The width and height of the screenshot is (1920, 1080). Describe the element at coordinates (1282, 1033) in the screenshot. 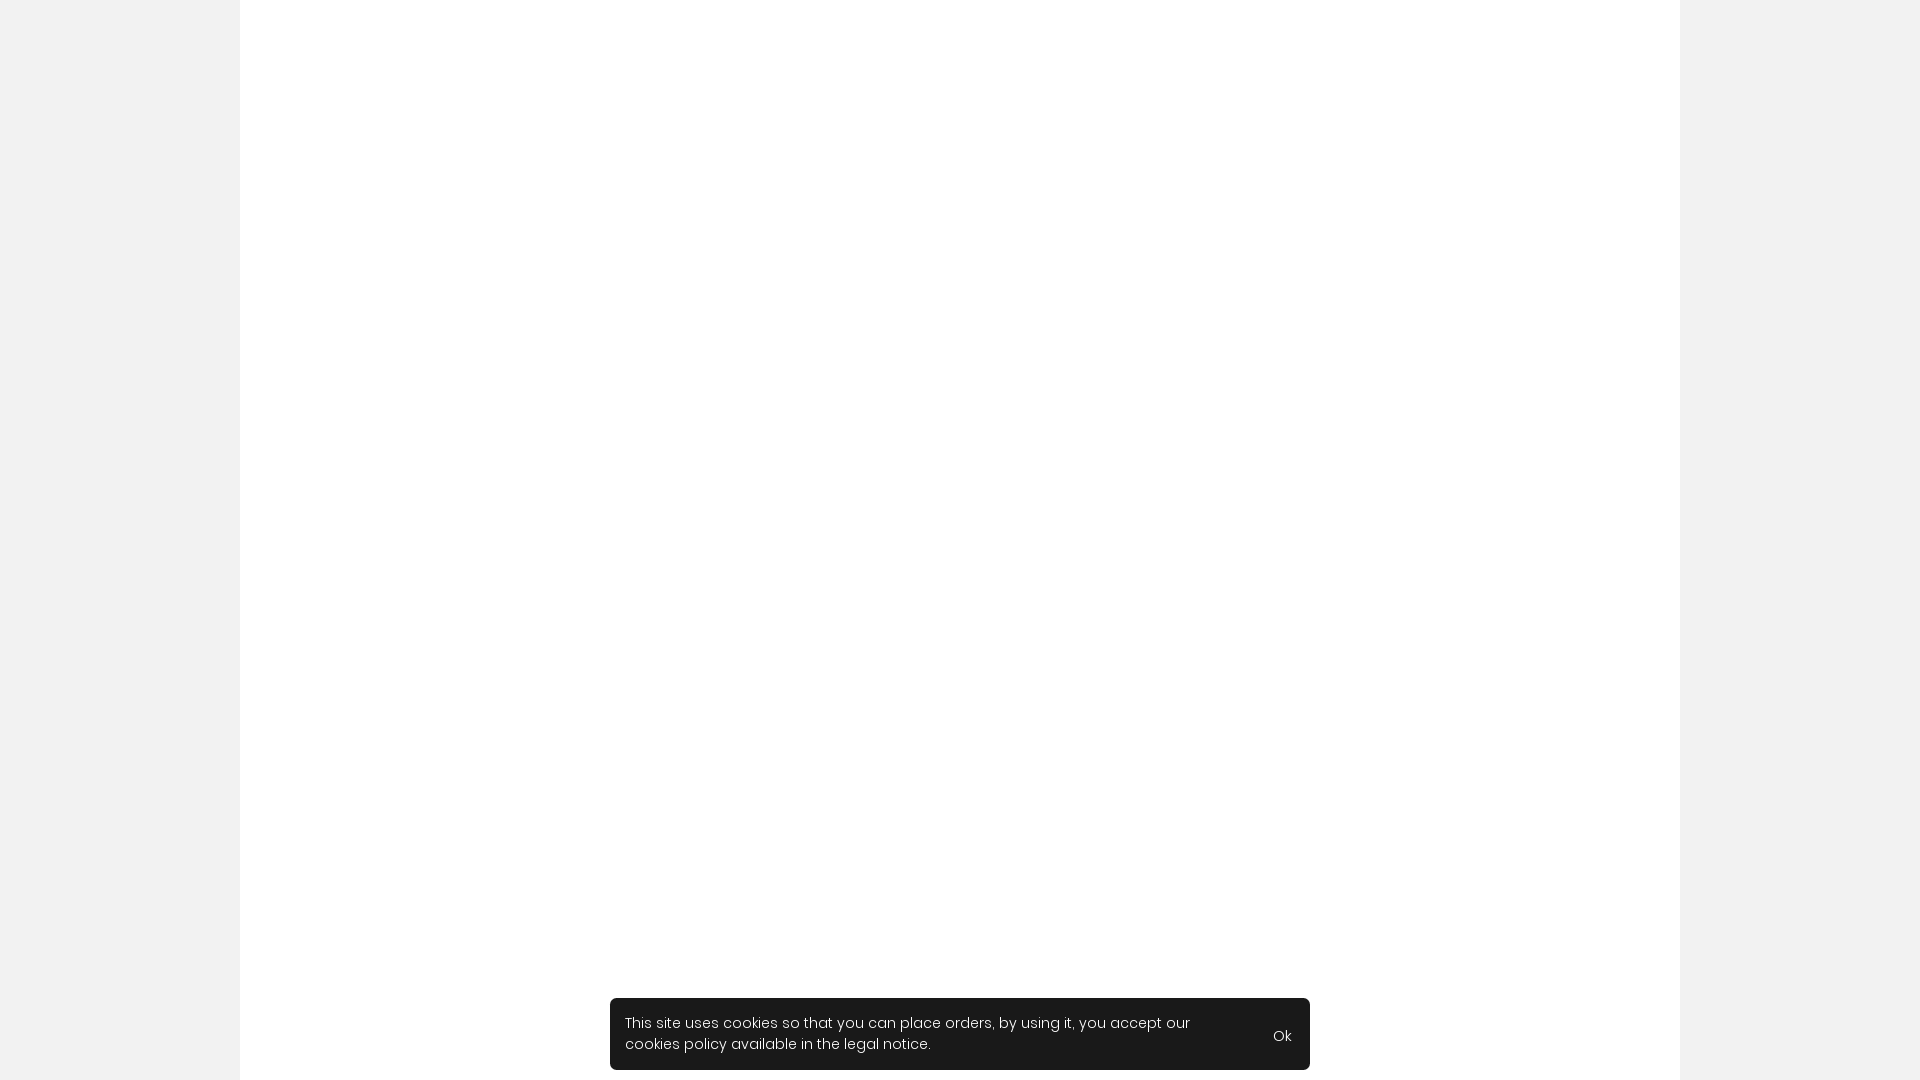

I see `'Ok'` at that location.